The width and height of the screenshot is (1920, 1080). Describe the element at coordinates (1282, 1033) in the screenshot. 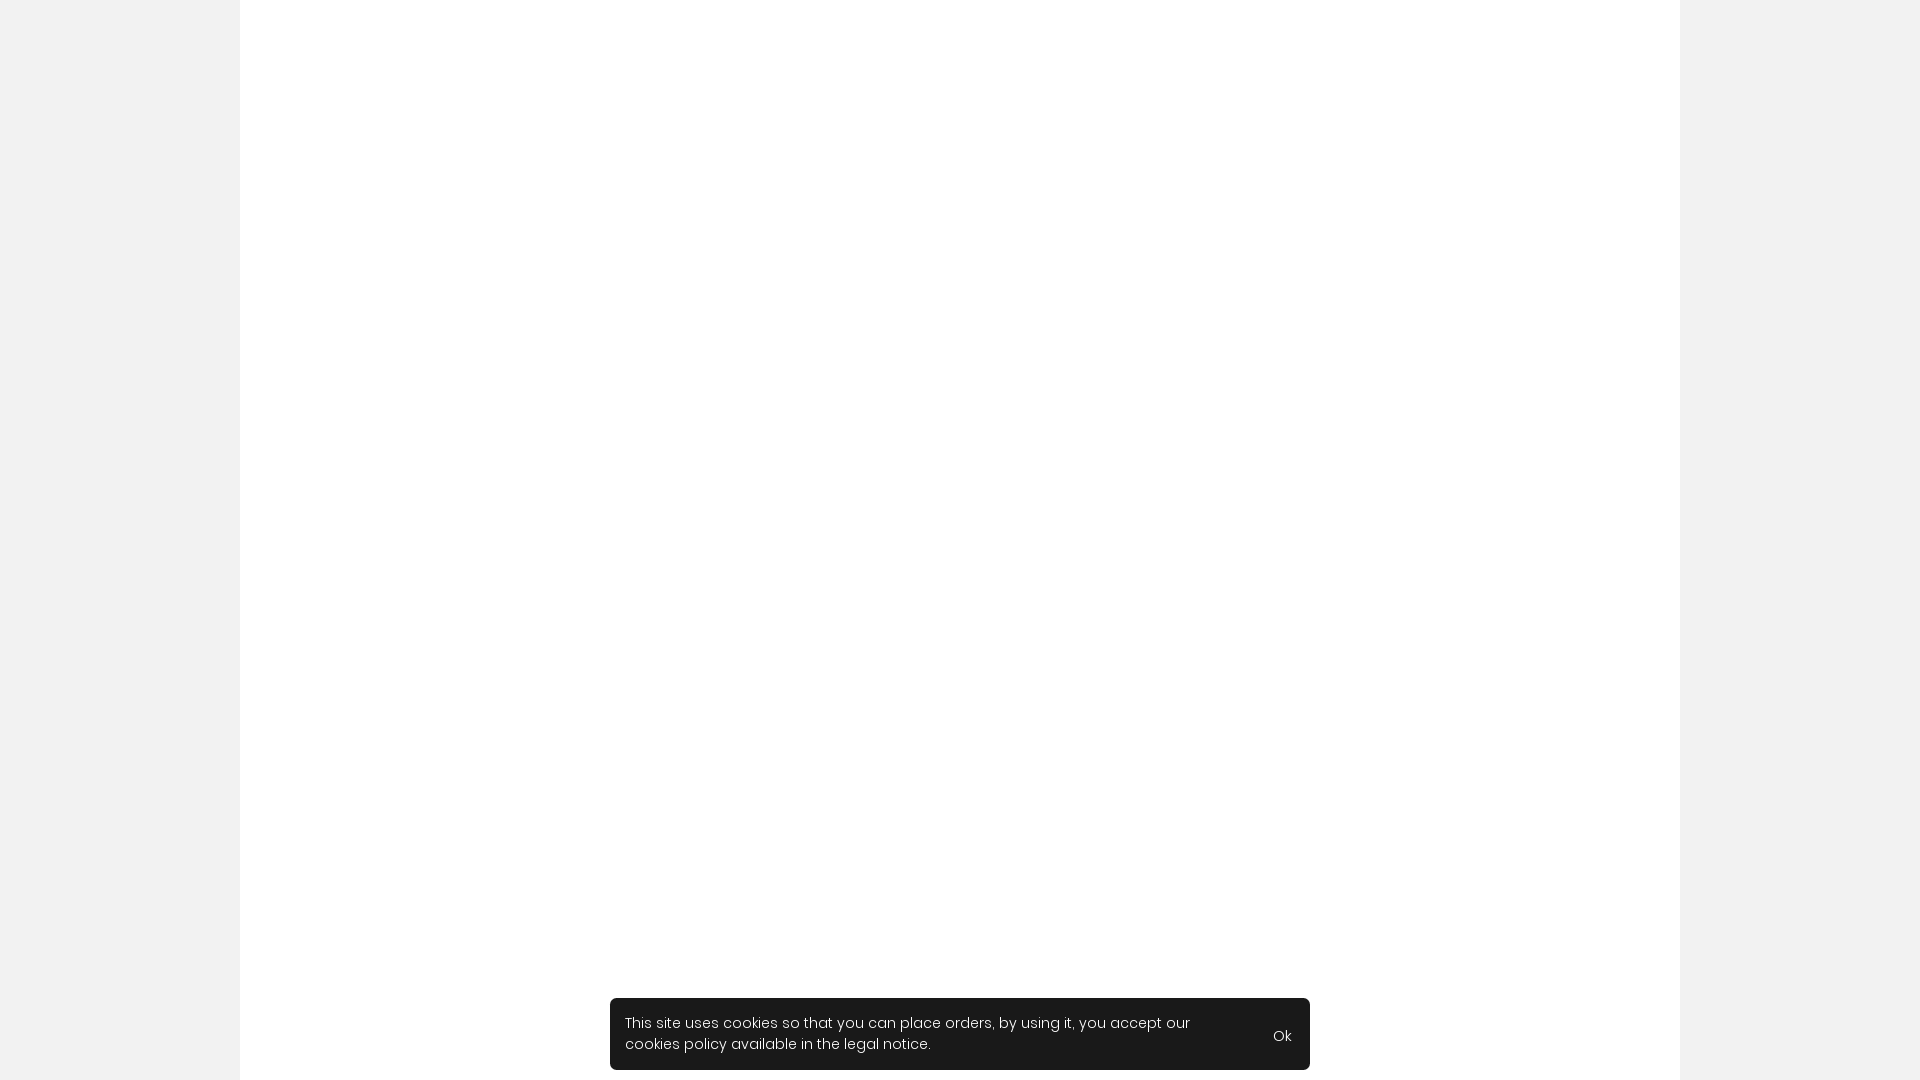

I see `'Ok'` at that location.